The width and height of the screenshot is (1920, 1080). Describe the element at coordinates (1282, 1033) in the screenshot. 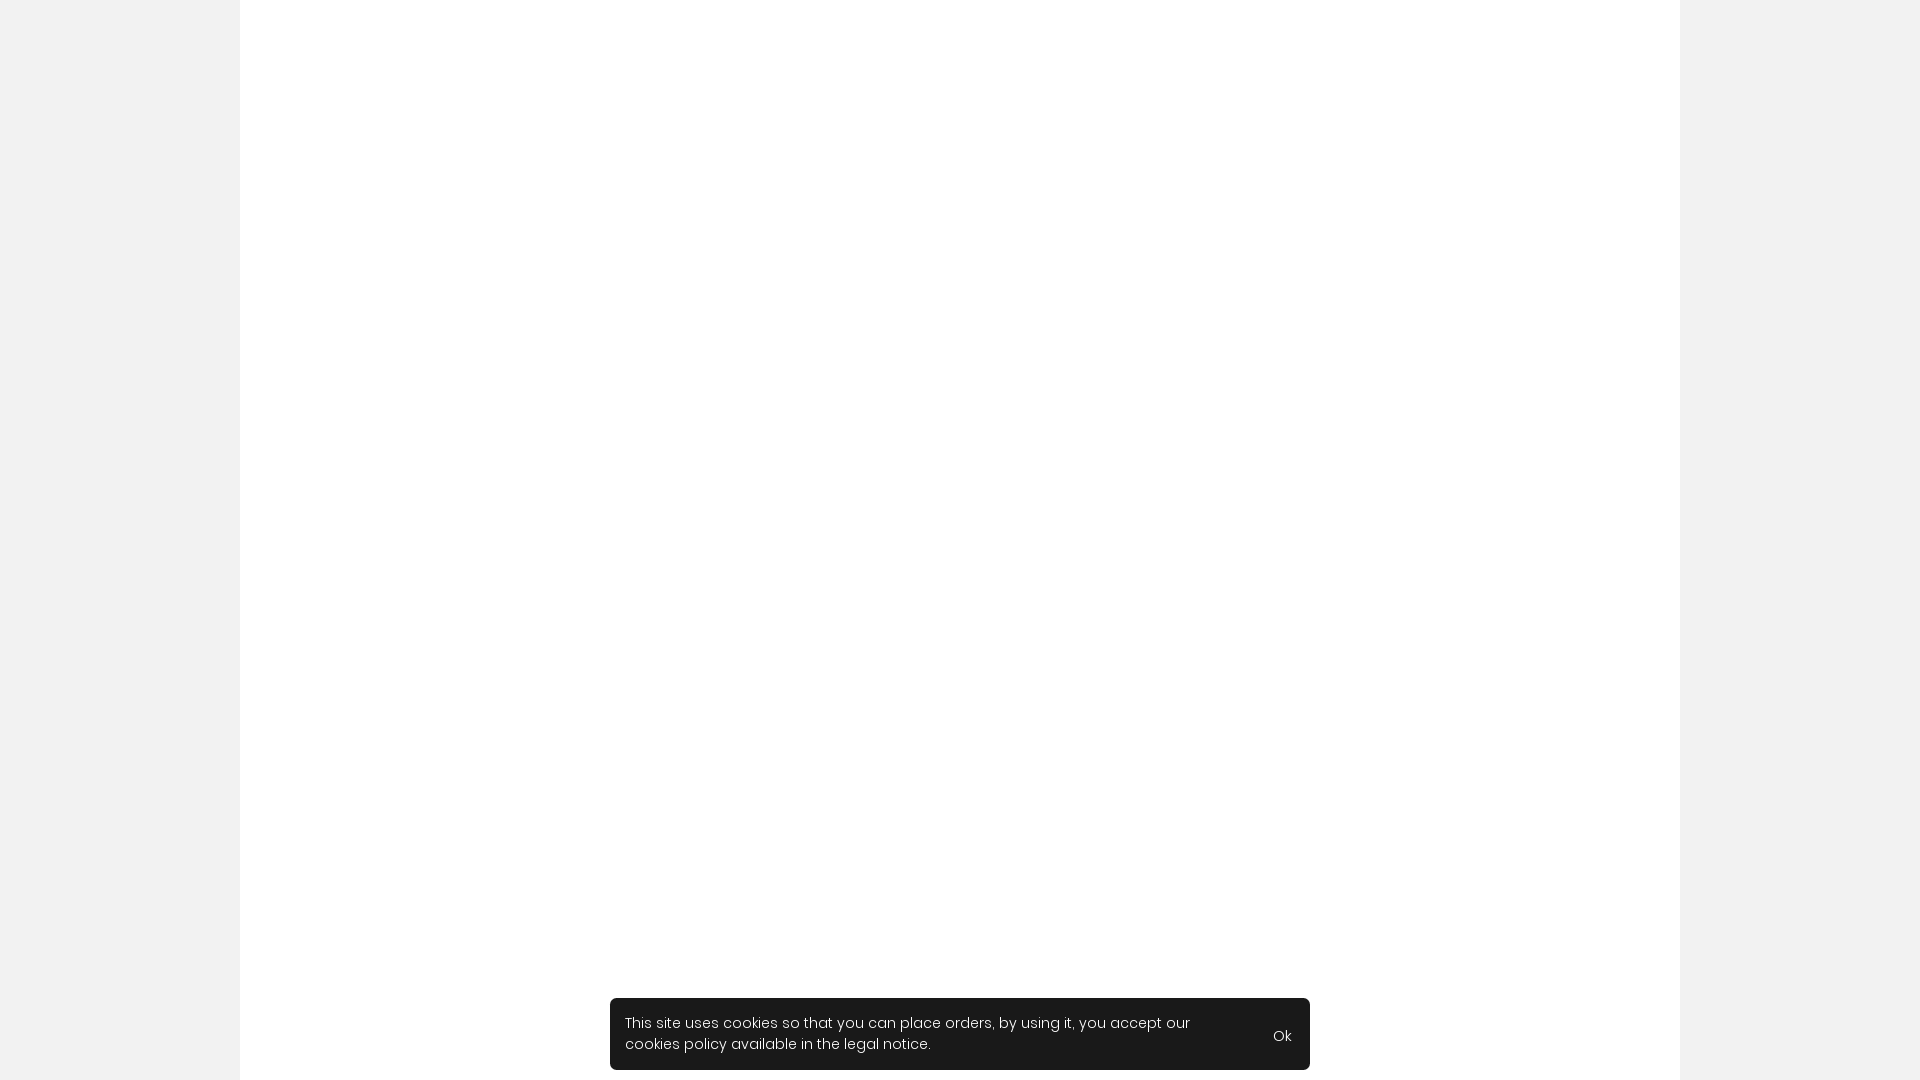

I see `'Ok'` at that location.